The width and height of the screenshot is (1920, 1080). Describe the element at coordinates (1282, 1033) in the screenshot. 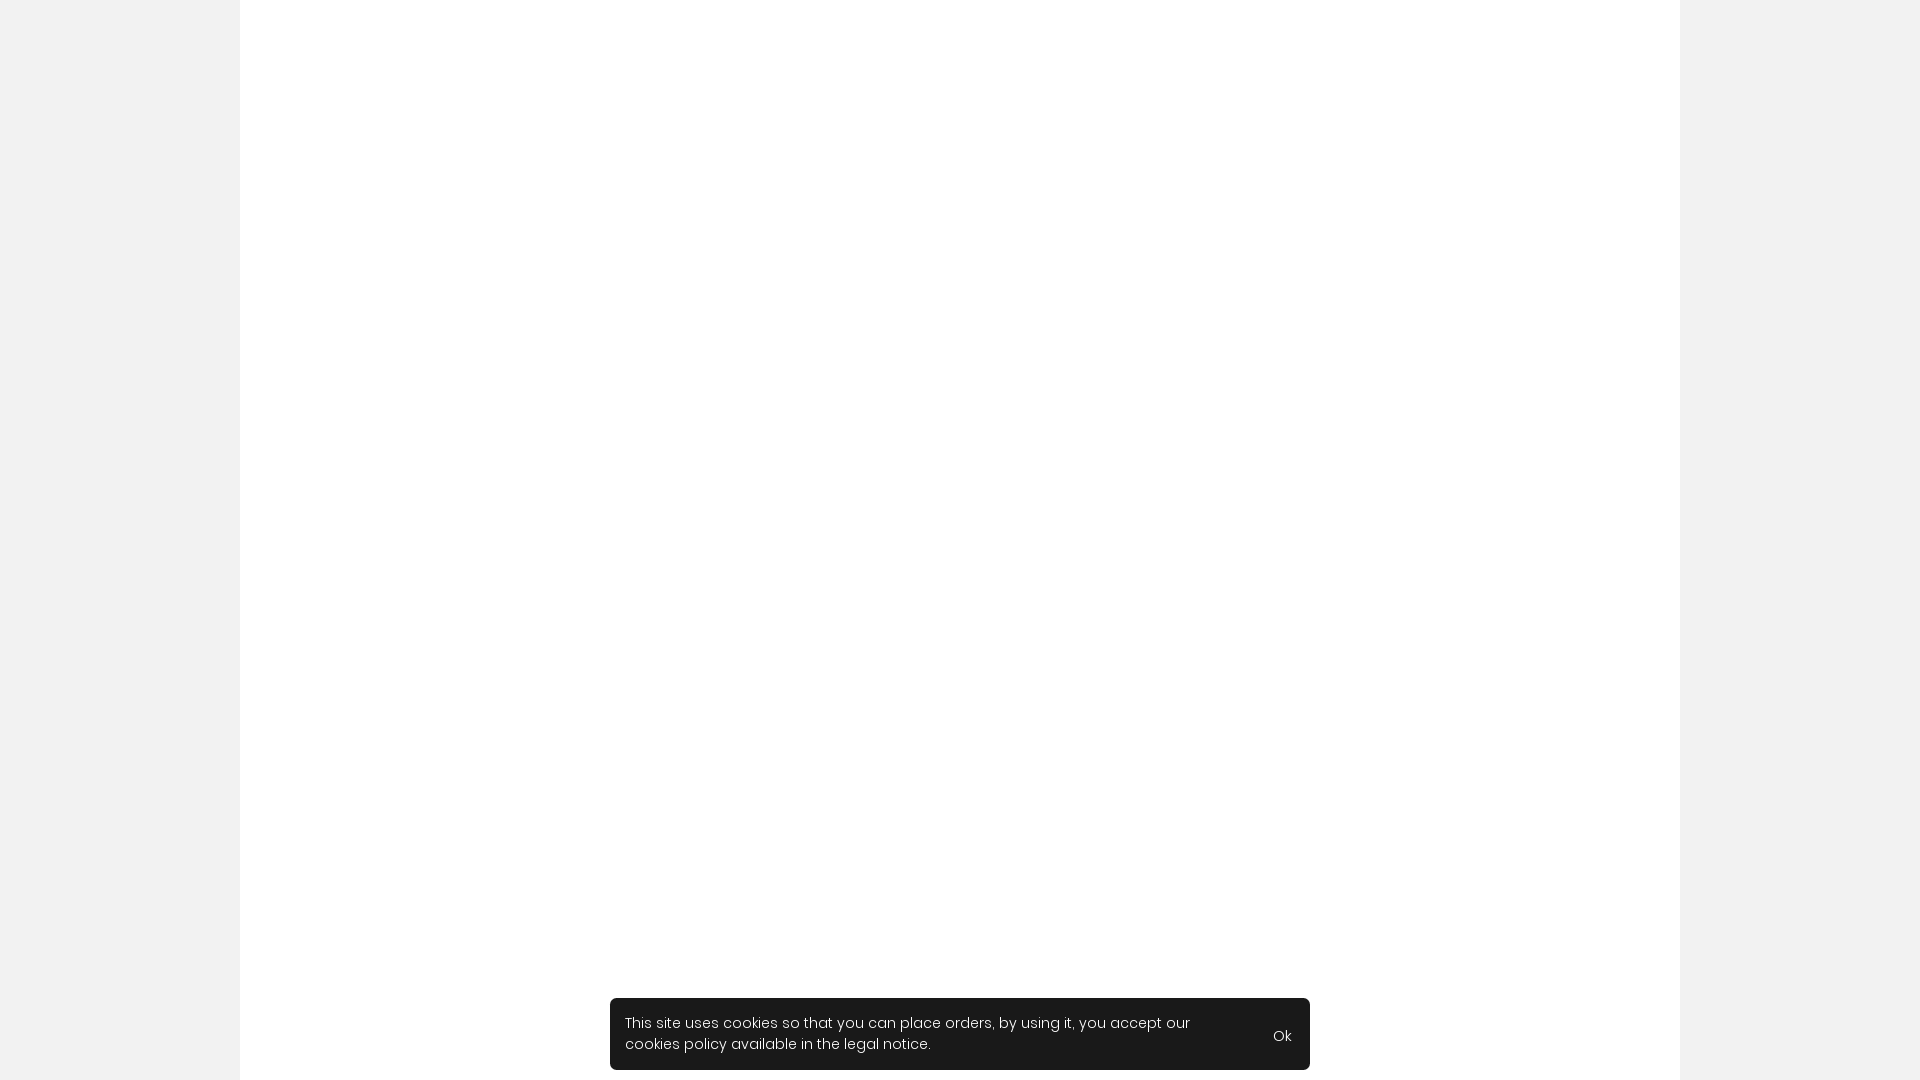

I see `'Ok'` at that location.